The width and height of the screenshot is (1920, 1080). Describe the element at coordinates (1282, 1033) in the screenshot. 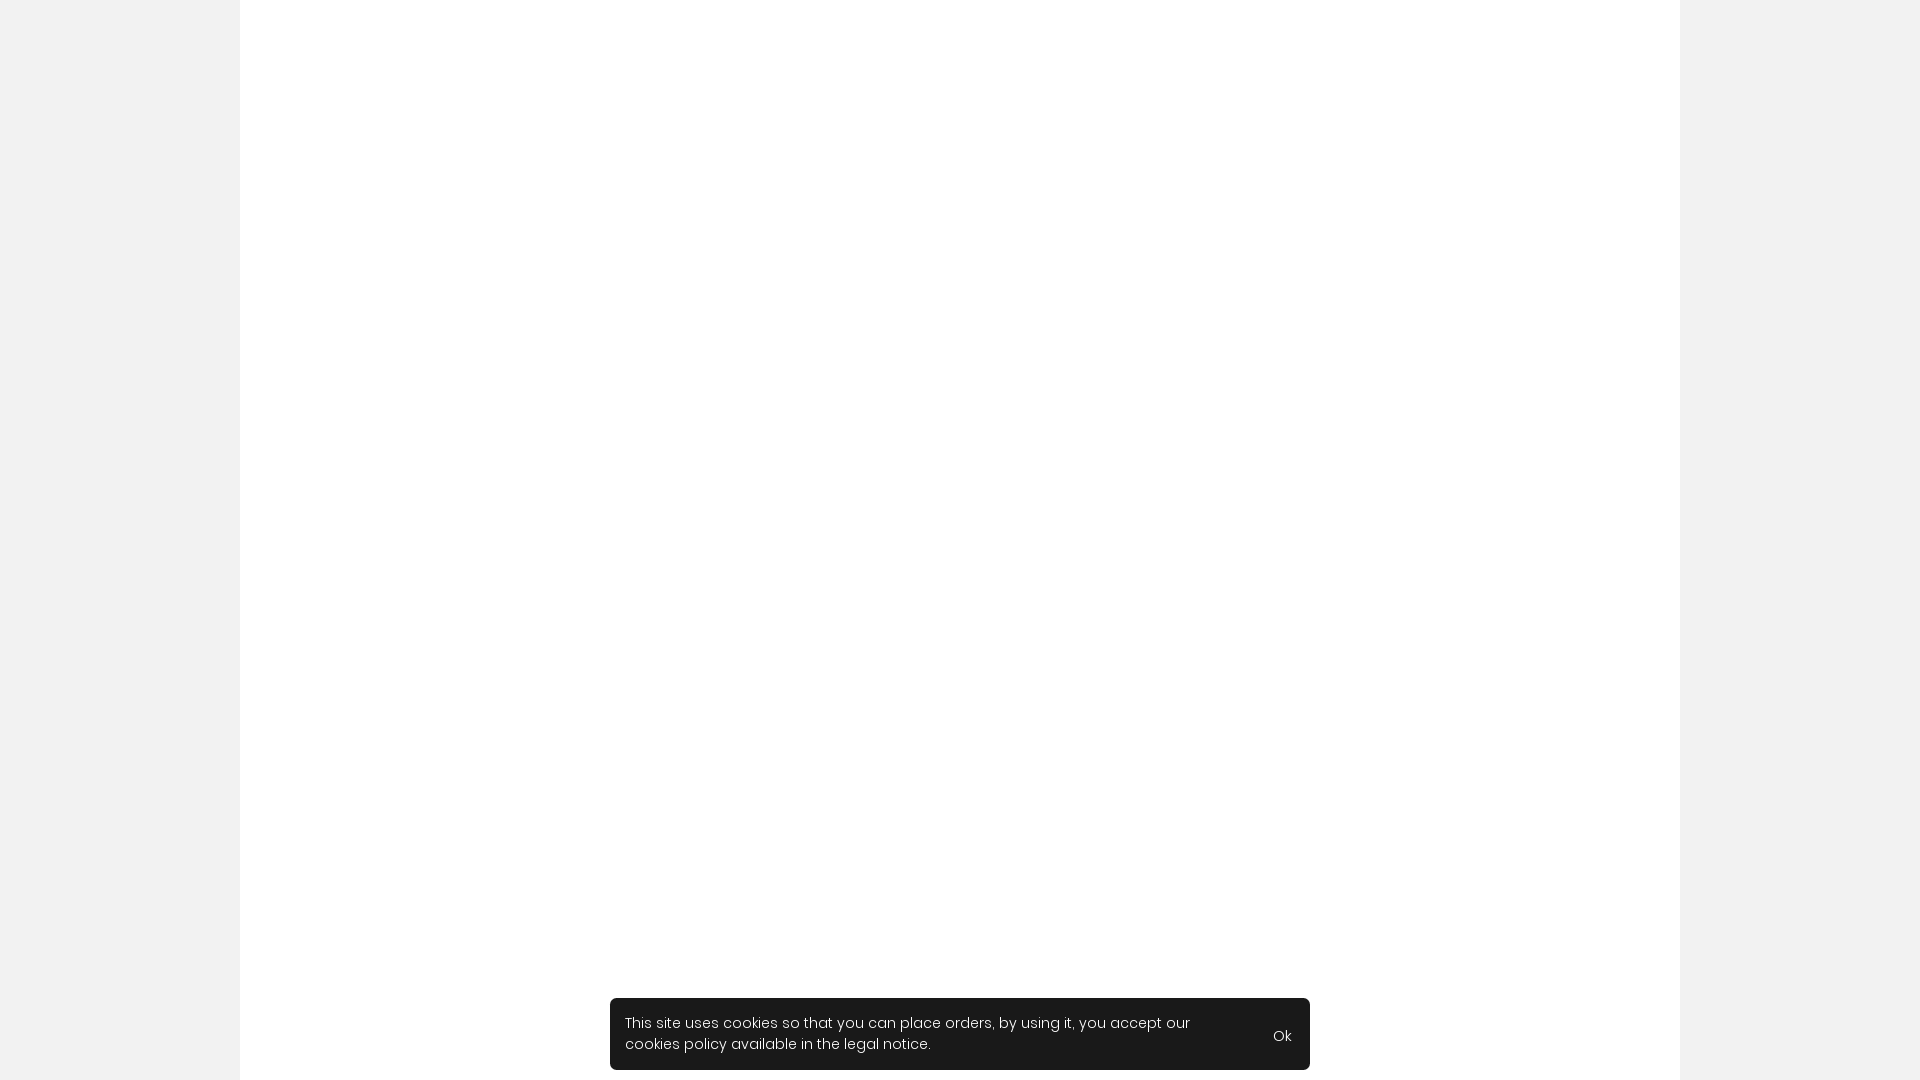

I see `'Ok'` at that location.